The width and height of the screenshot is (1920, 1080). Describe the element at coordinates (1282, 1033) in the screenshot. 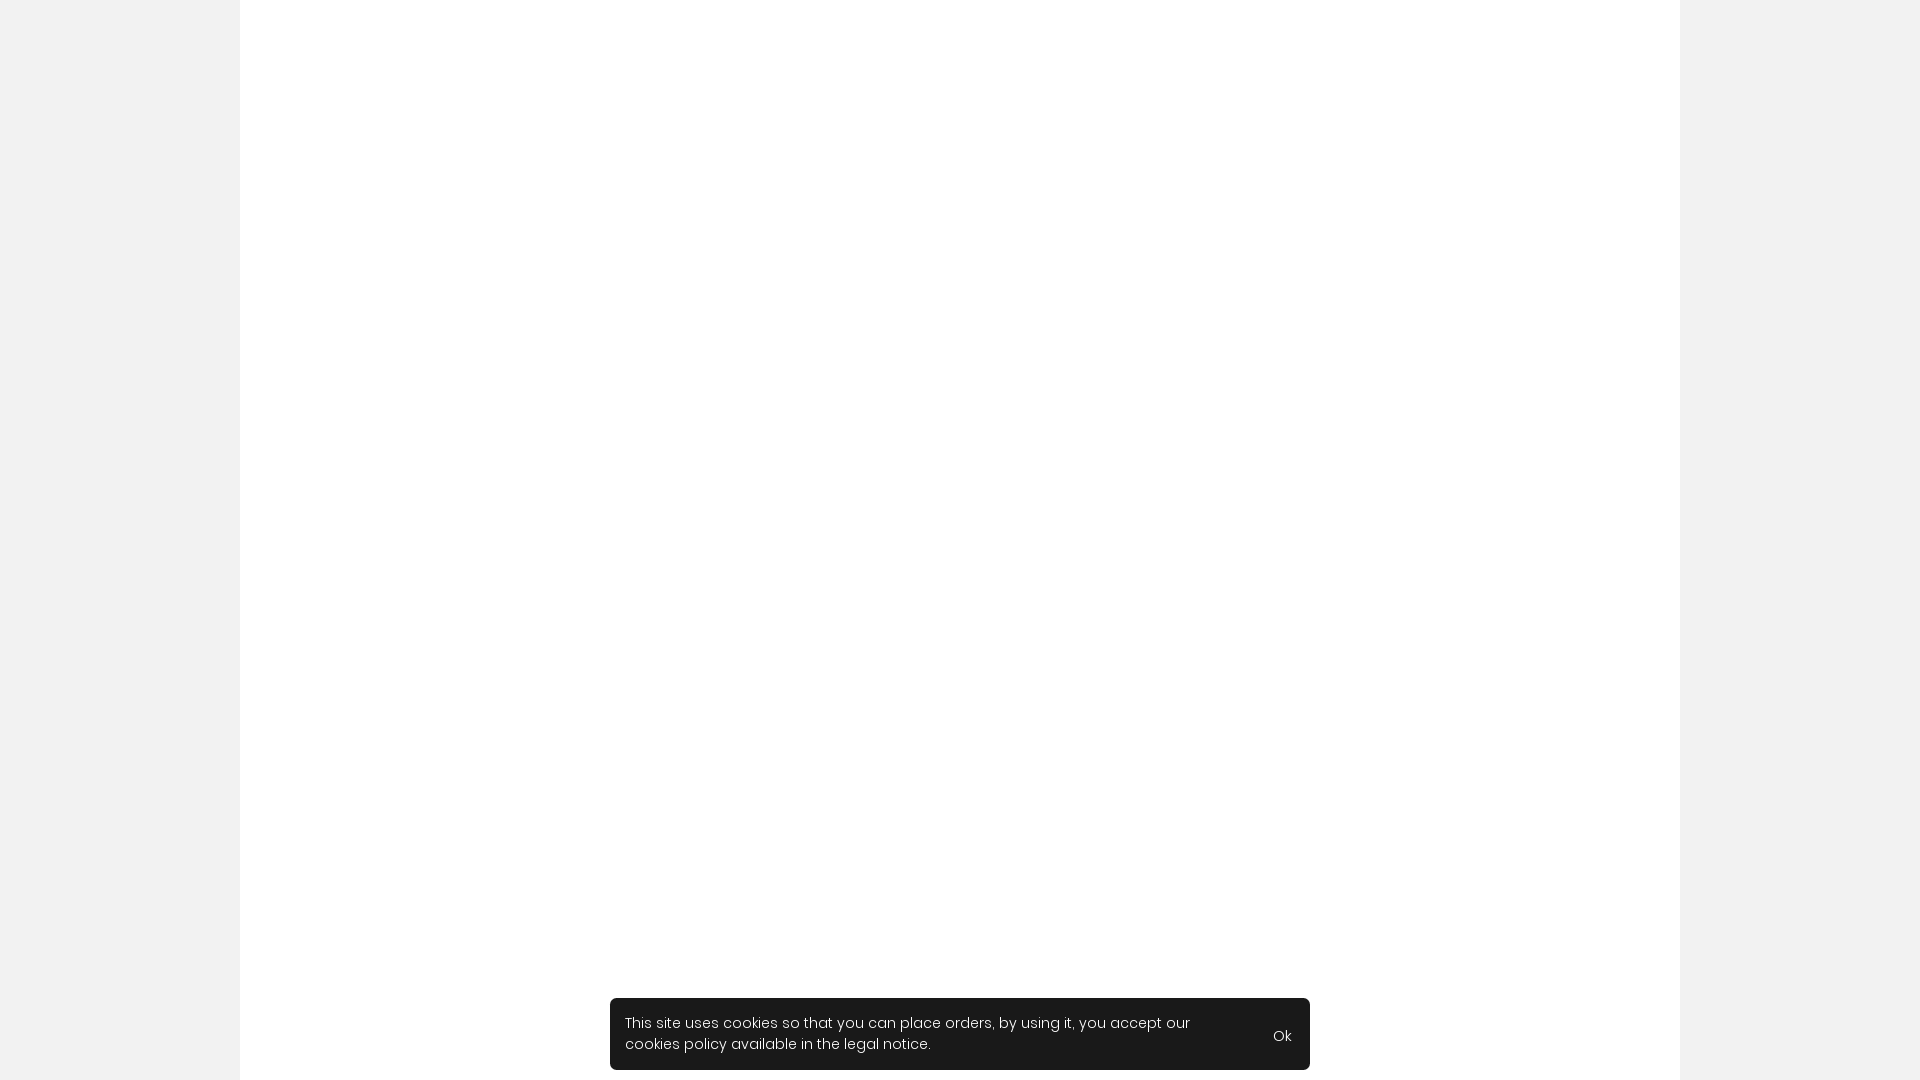

I see `'Ok'` at that location.